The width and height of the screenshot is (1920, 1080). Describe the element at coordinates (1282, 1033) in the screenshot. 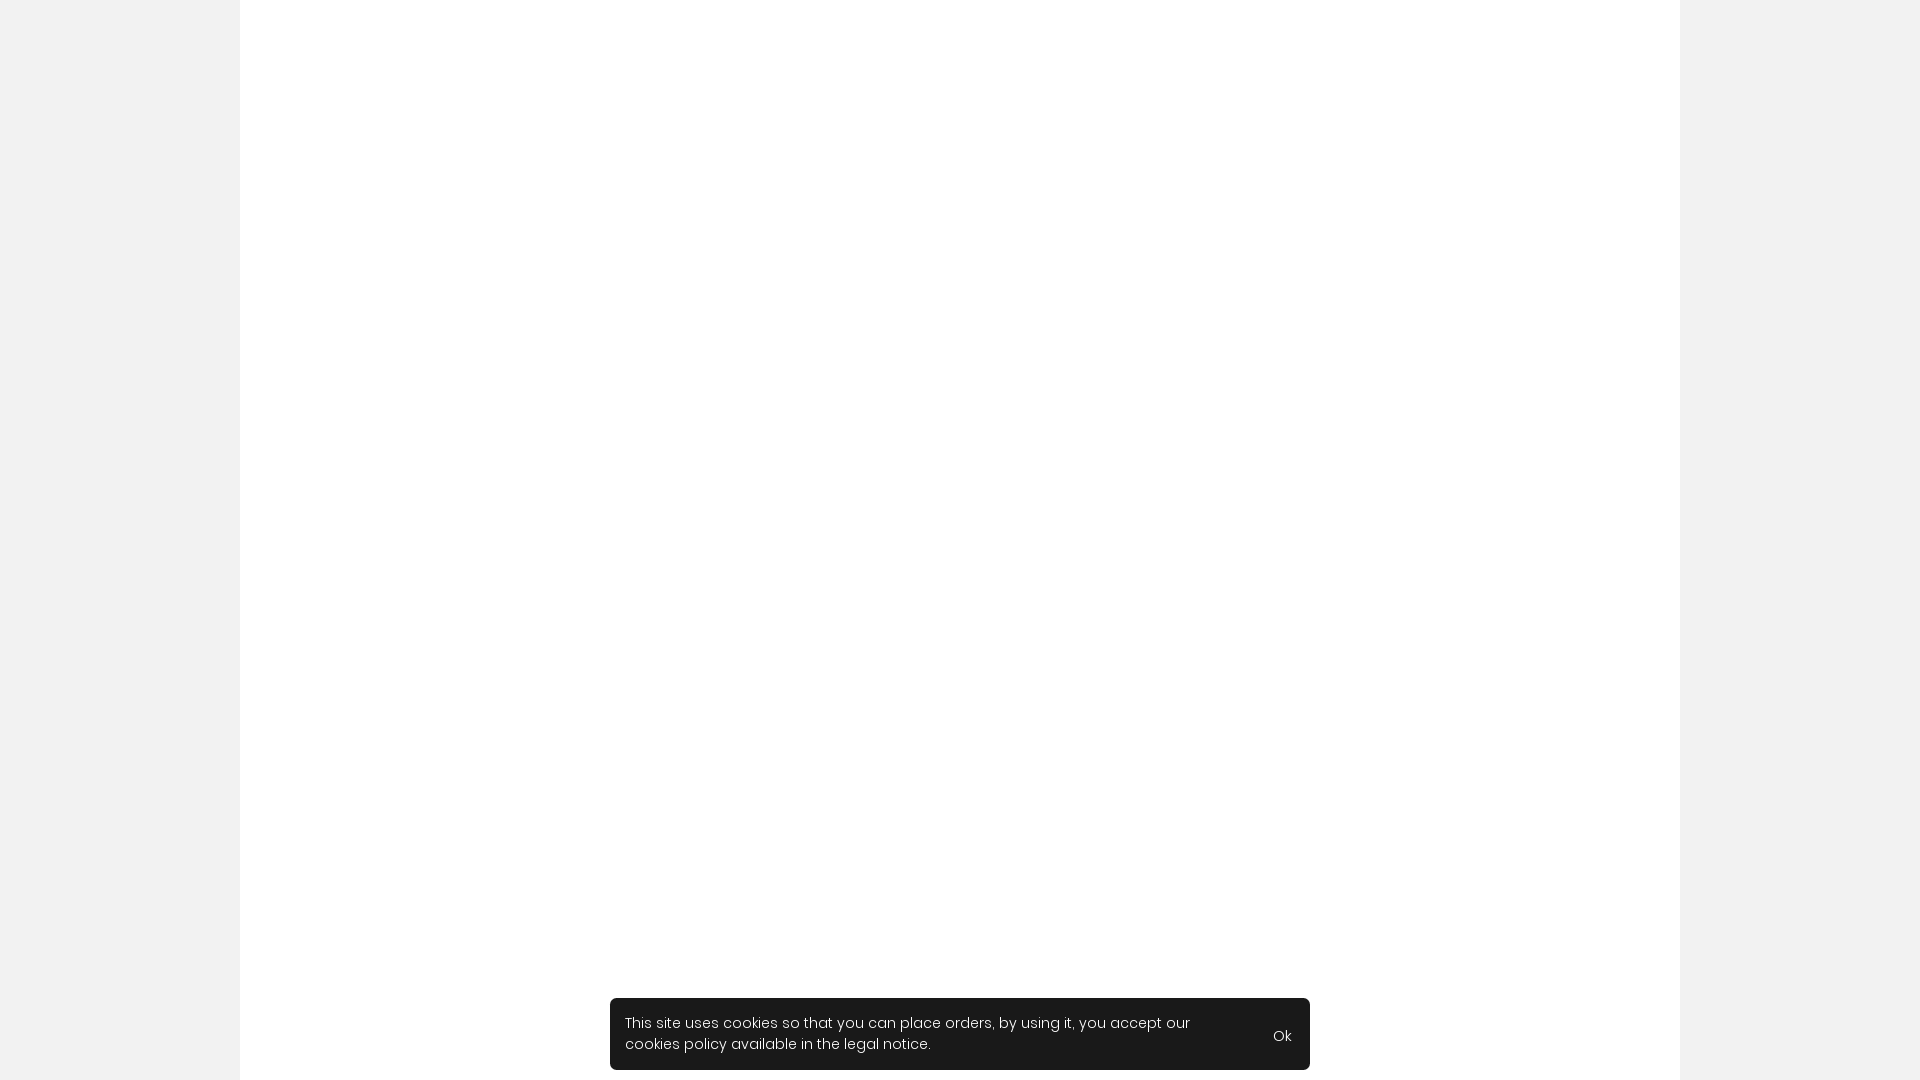

I see `'Ok'` at that location.